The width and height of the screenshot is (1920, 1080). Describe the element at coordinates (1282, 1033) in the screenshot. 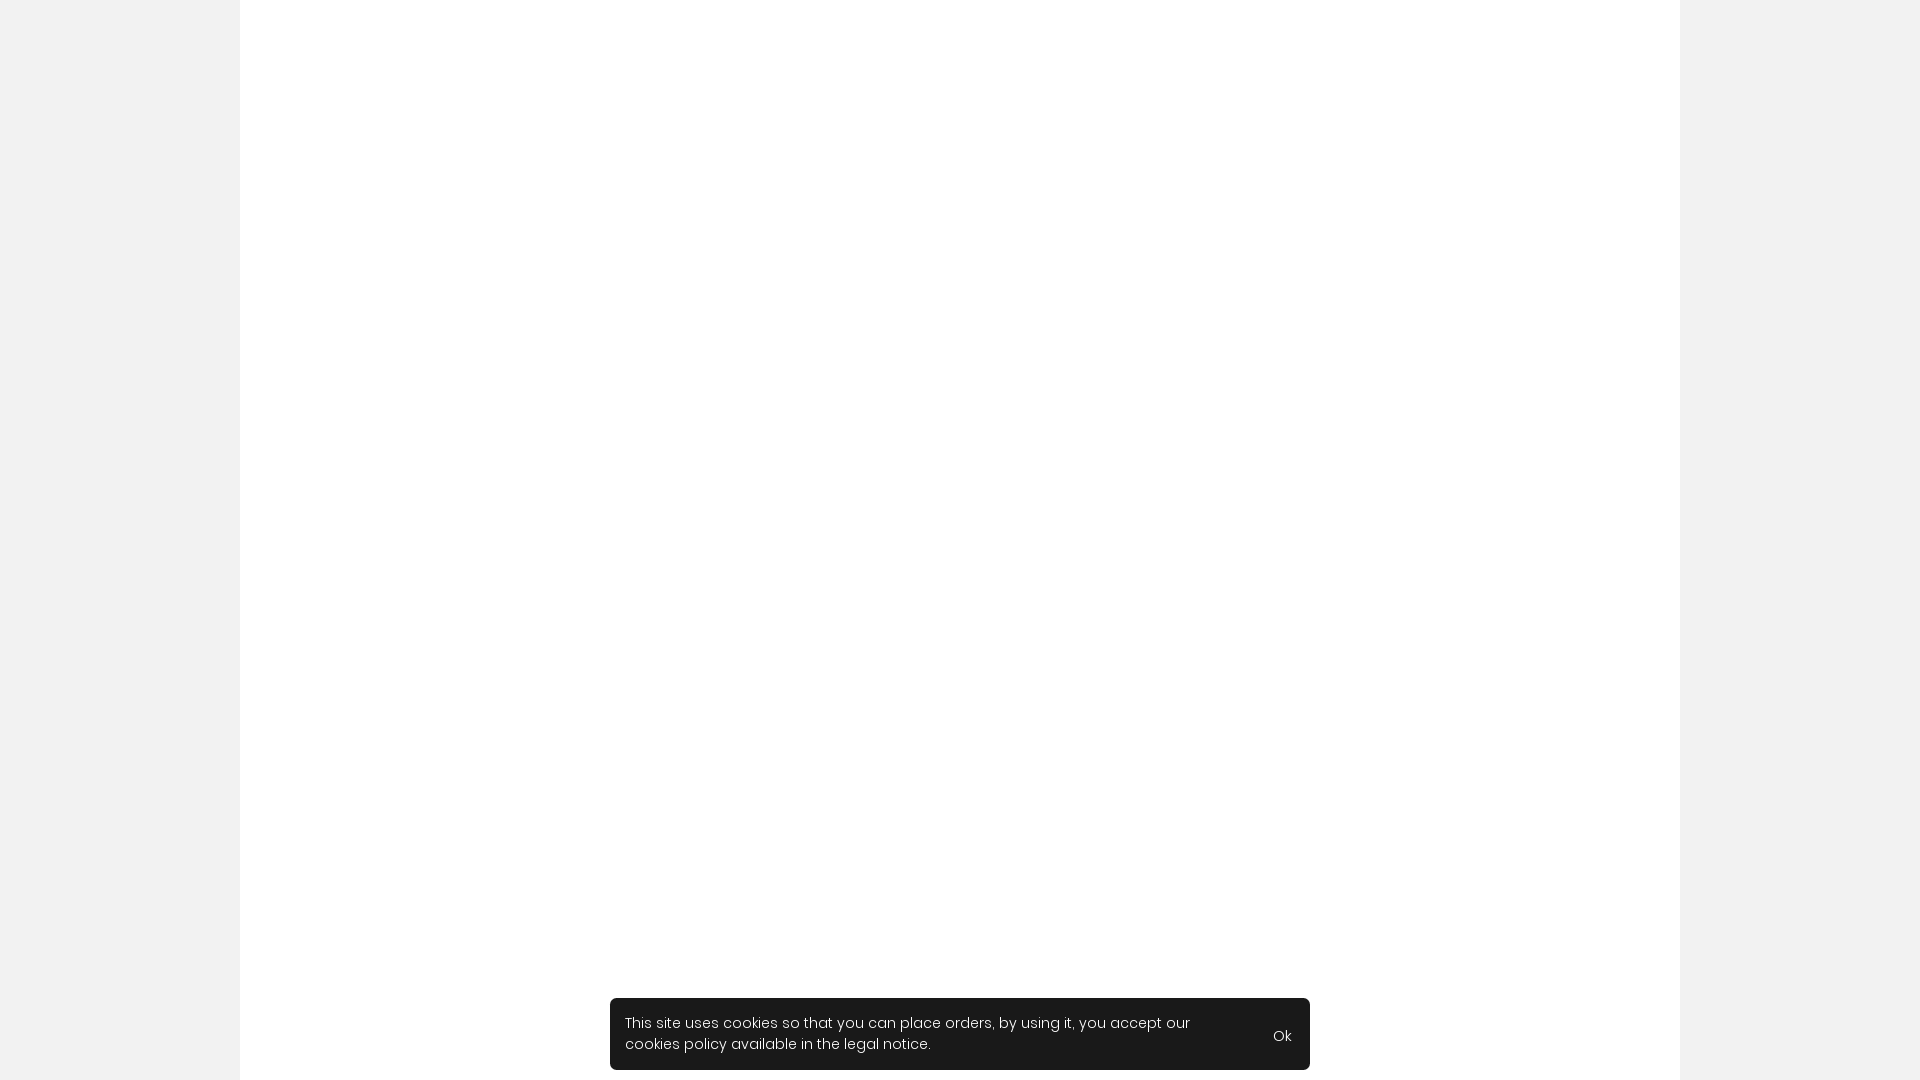

I see `'Ok'` at that location.